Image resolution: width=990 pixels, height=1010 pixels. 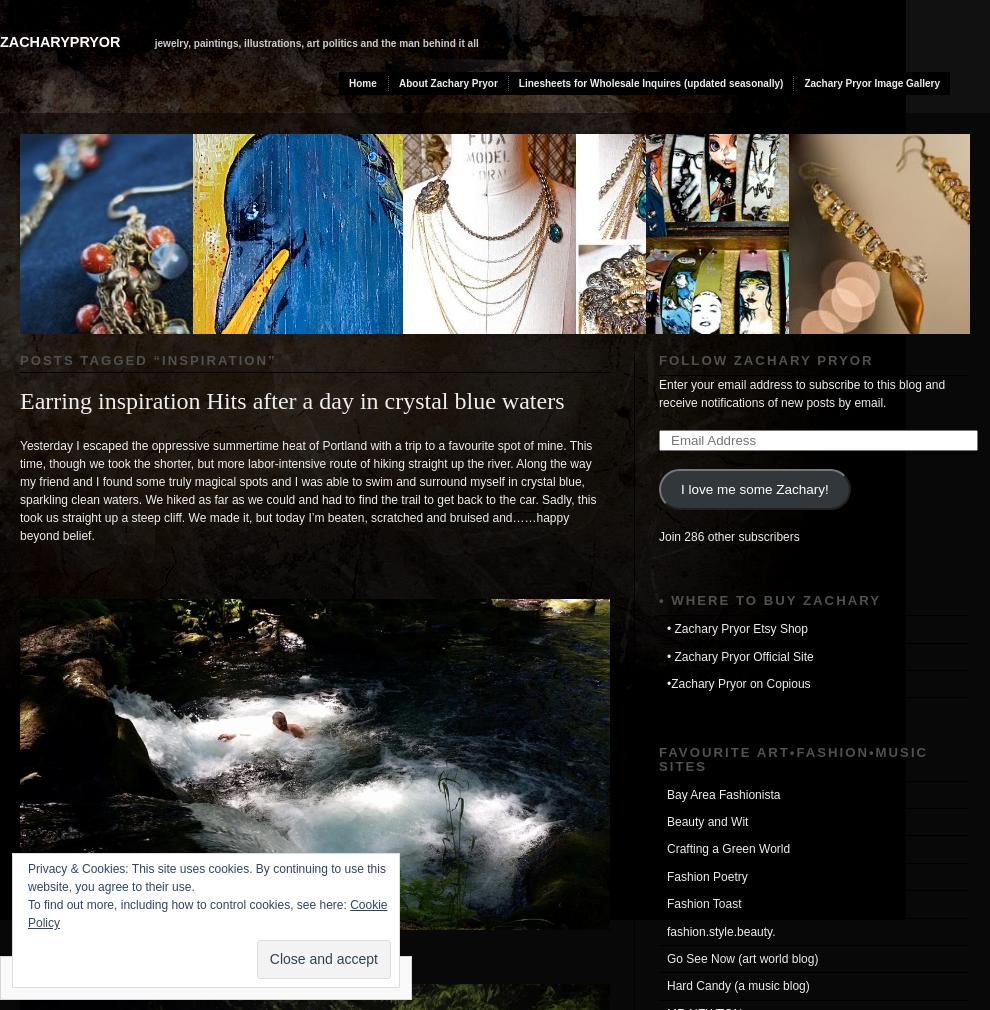 I want to click on 'Posts tagged “', so click(x=90, y=360).